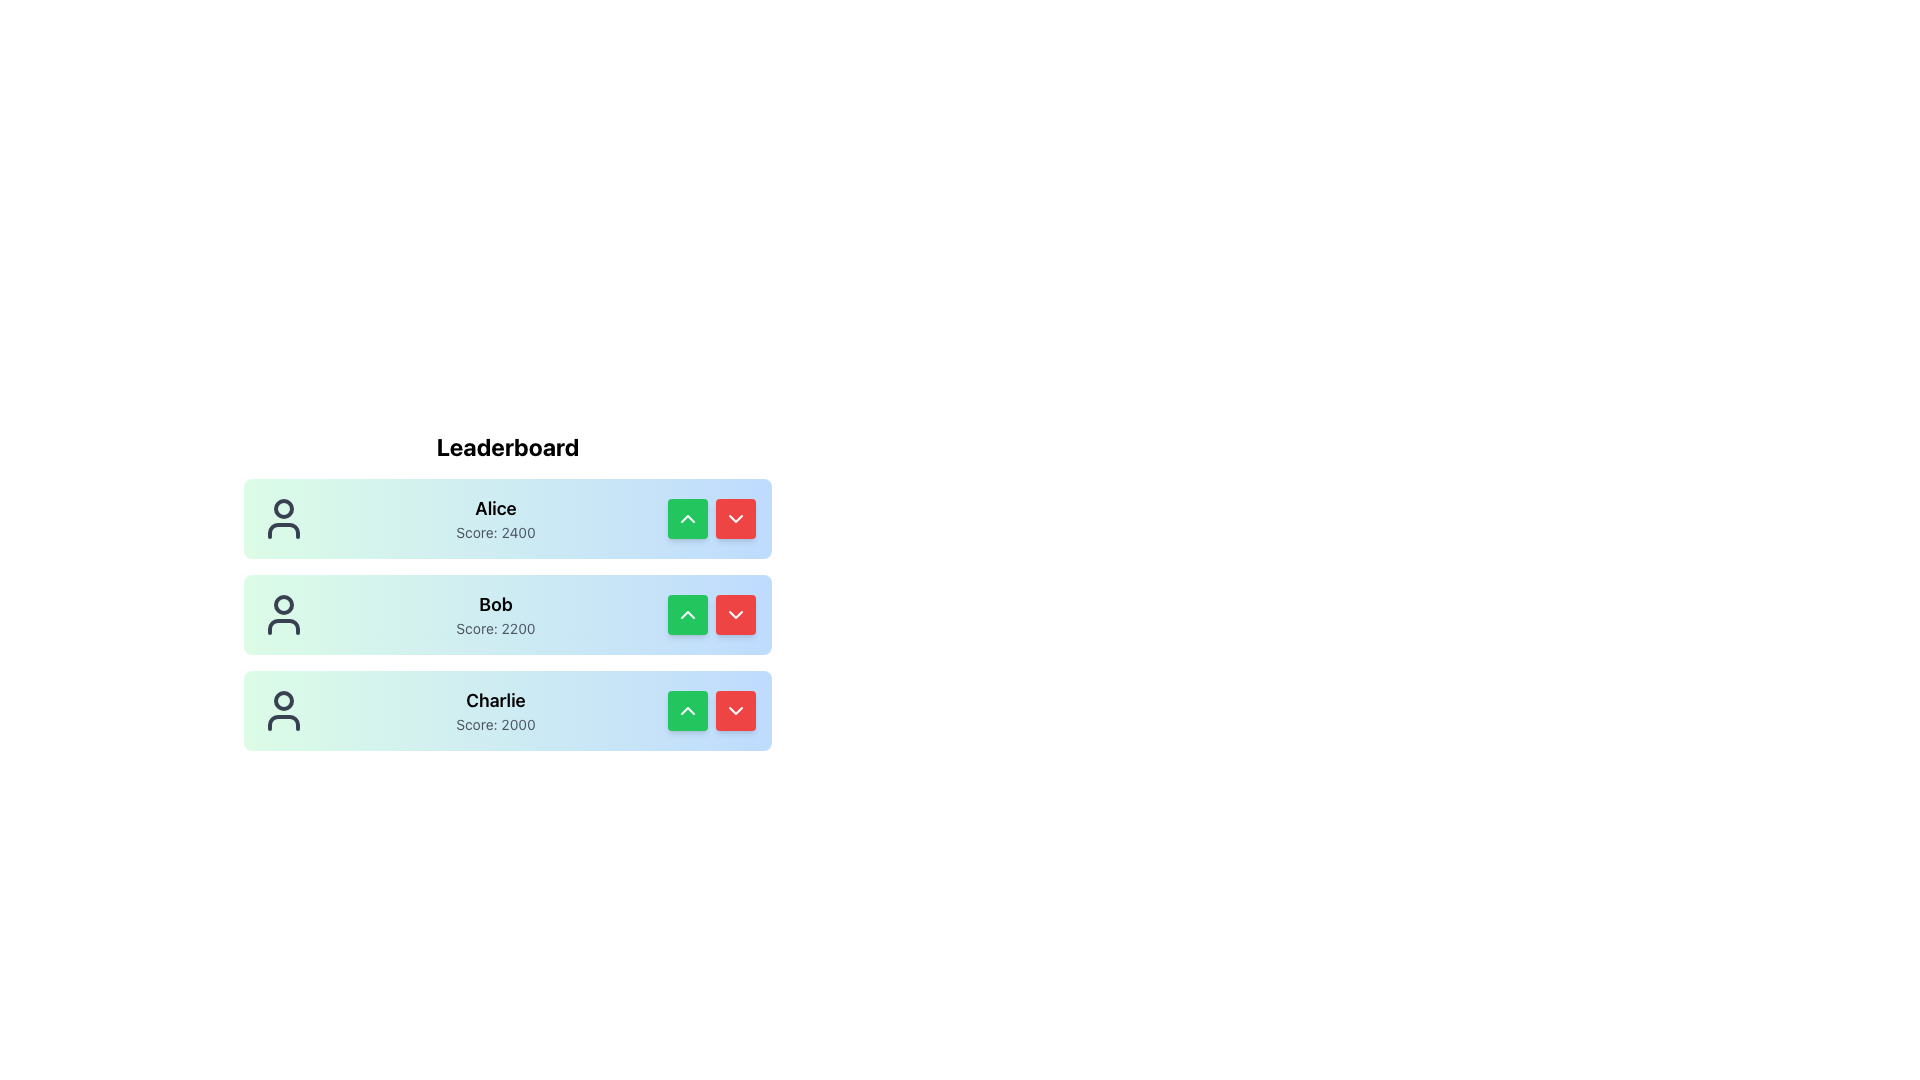 The height and width of the screenshot is (1080, 1920). Describe the element at coordinates (495, 518) in the screenshot. I see `the Text Display element showing user 'Alice' with score '2400', located at the topmost entry of the leaderboard` at that location.